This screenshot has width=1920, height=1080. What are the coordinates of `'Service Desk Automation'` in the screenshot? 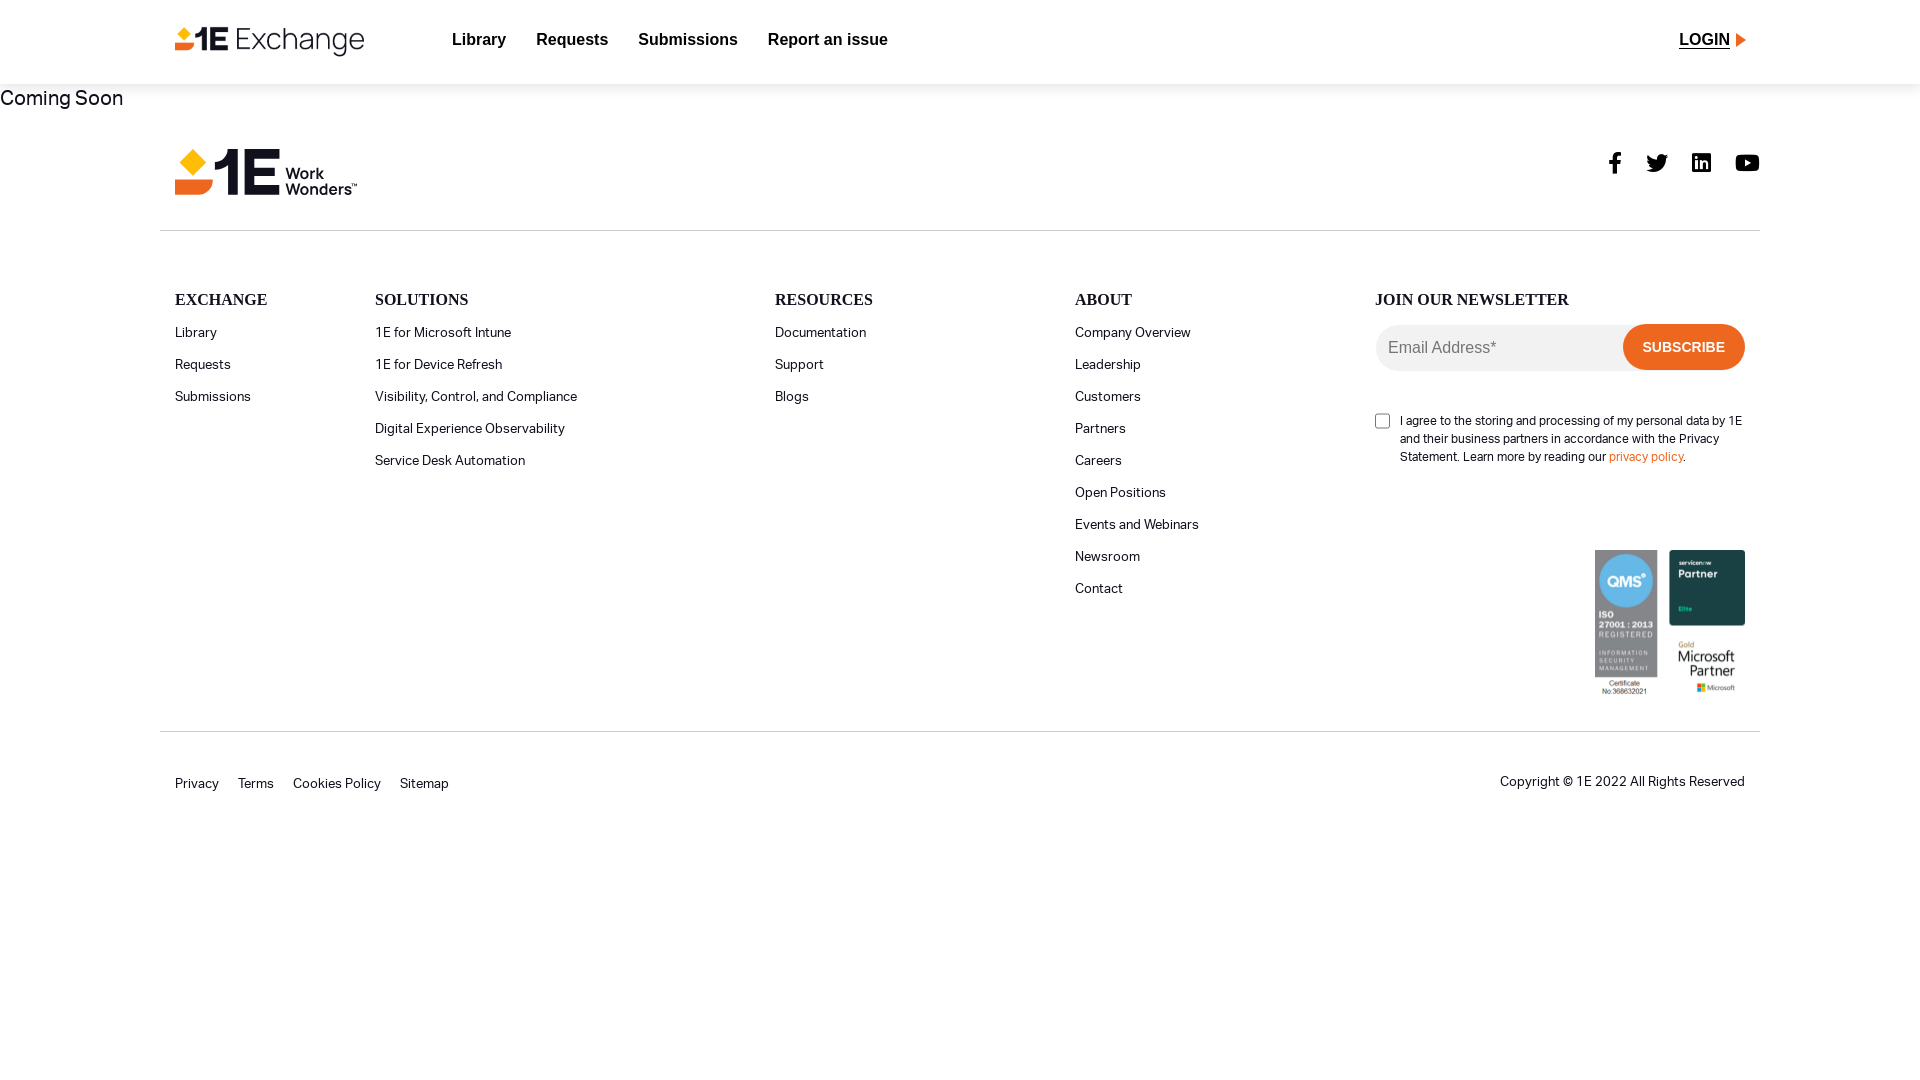 It's located at (449, 461).